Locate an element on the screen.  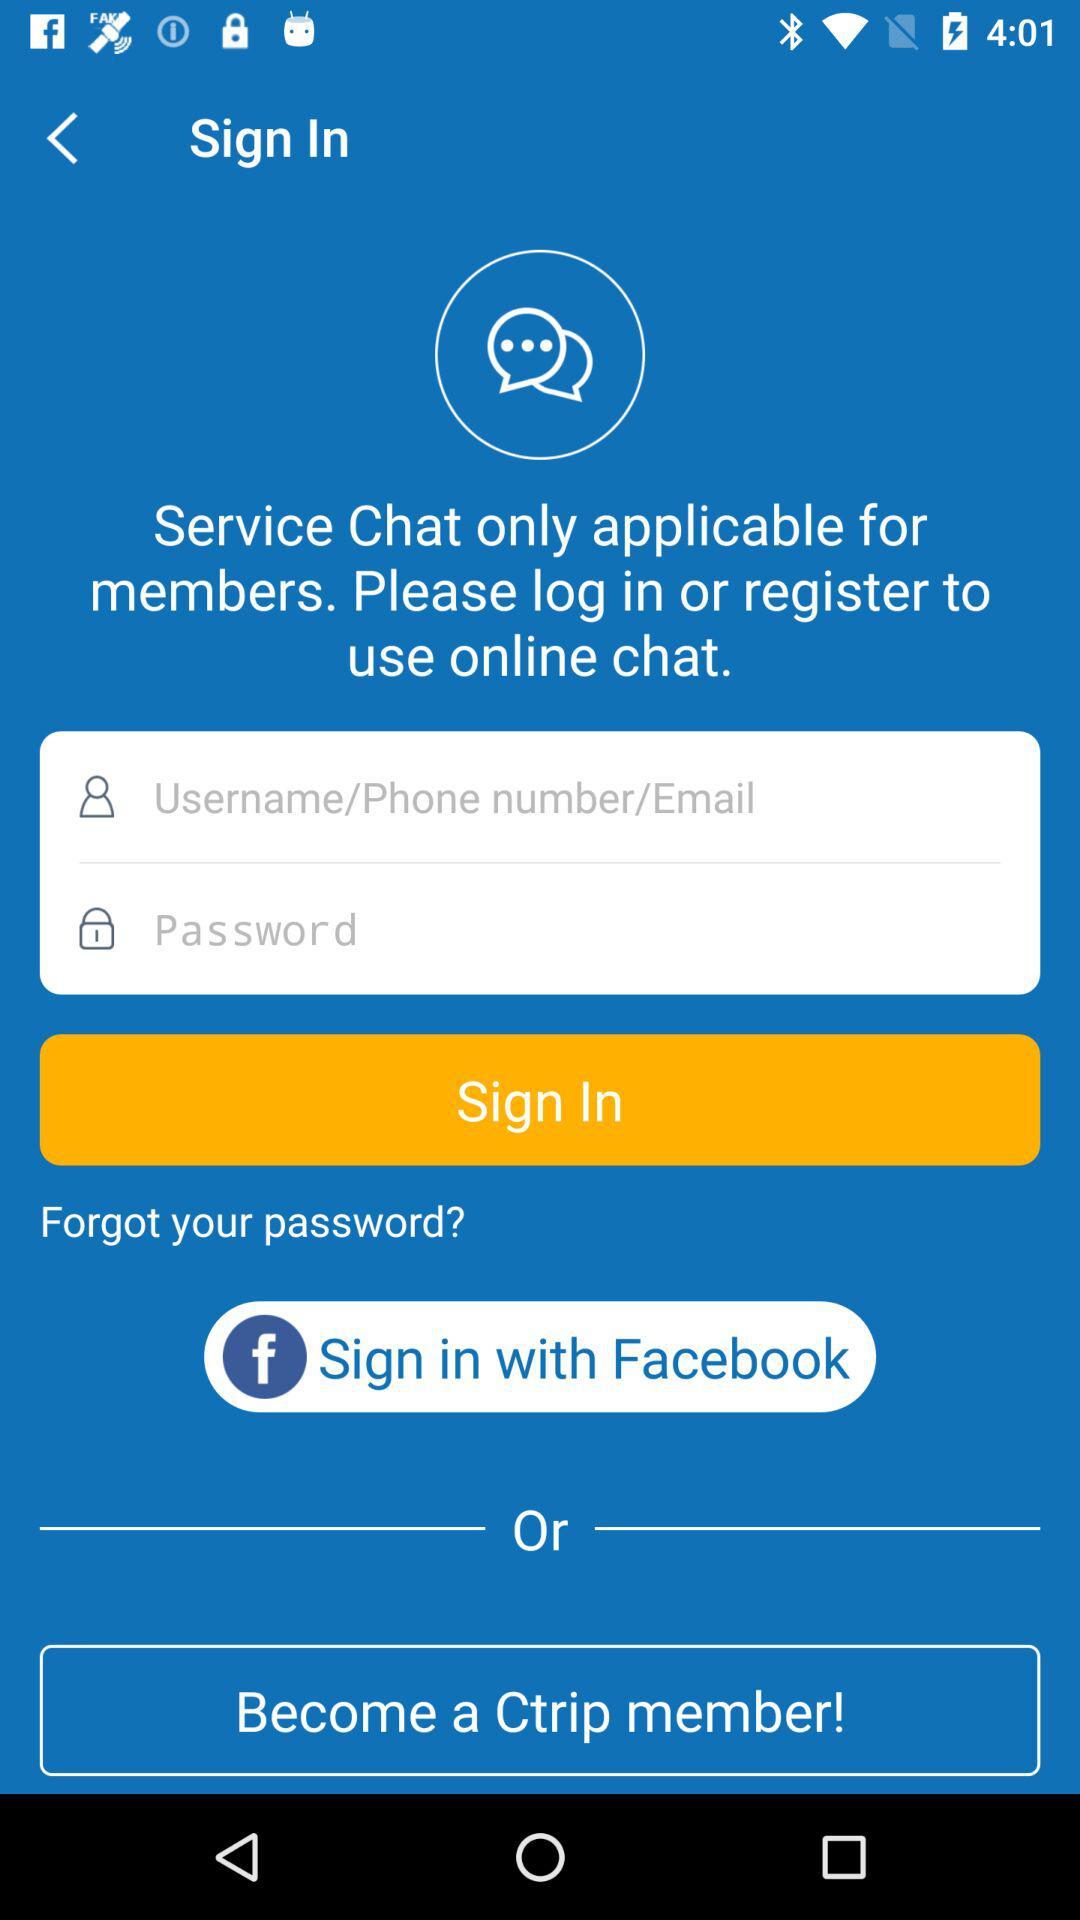
item to the left of the sign in is located at coordinates (72, 135).